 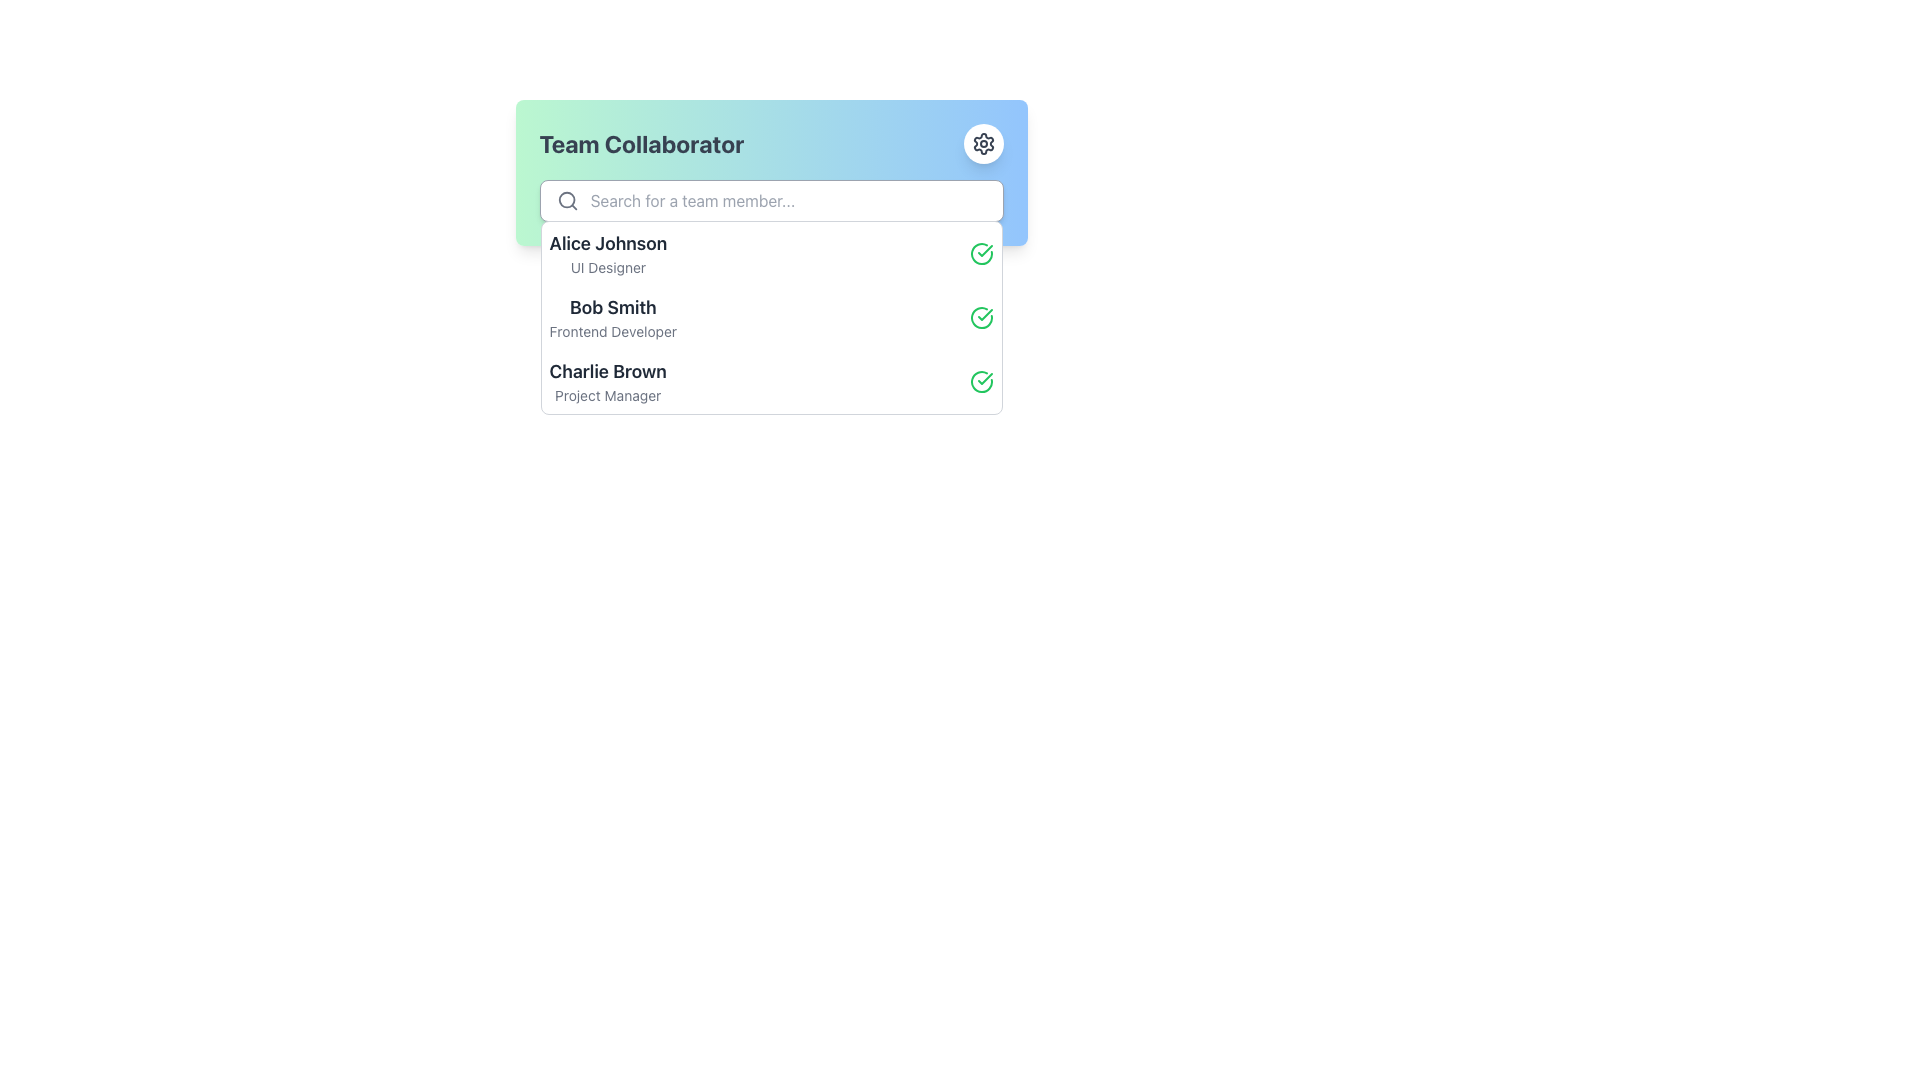 What do you see at coordinates (612, 308) in the screenshot?
I see `the name displayed in the text label` at bounding box center [612, 308].